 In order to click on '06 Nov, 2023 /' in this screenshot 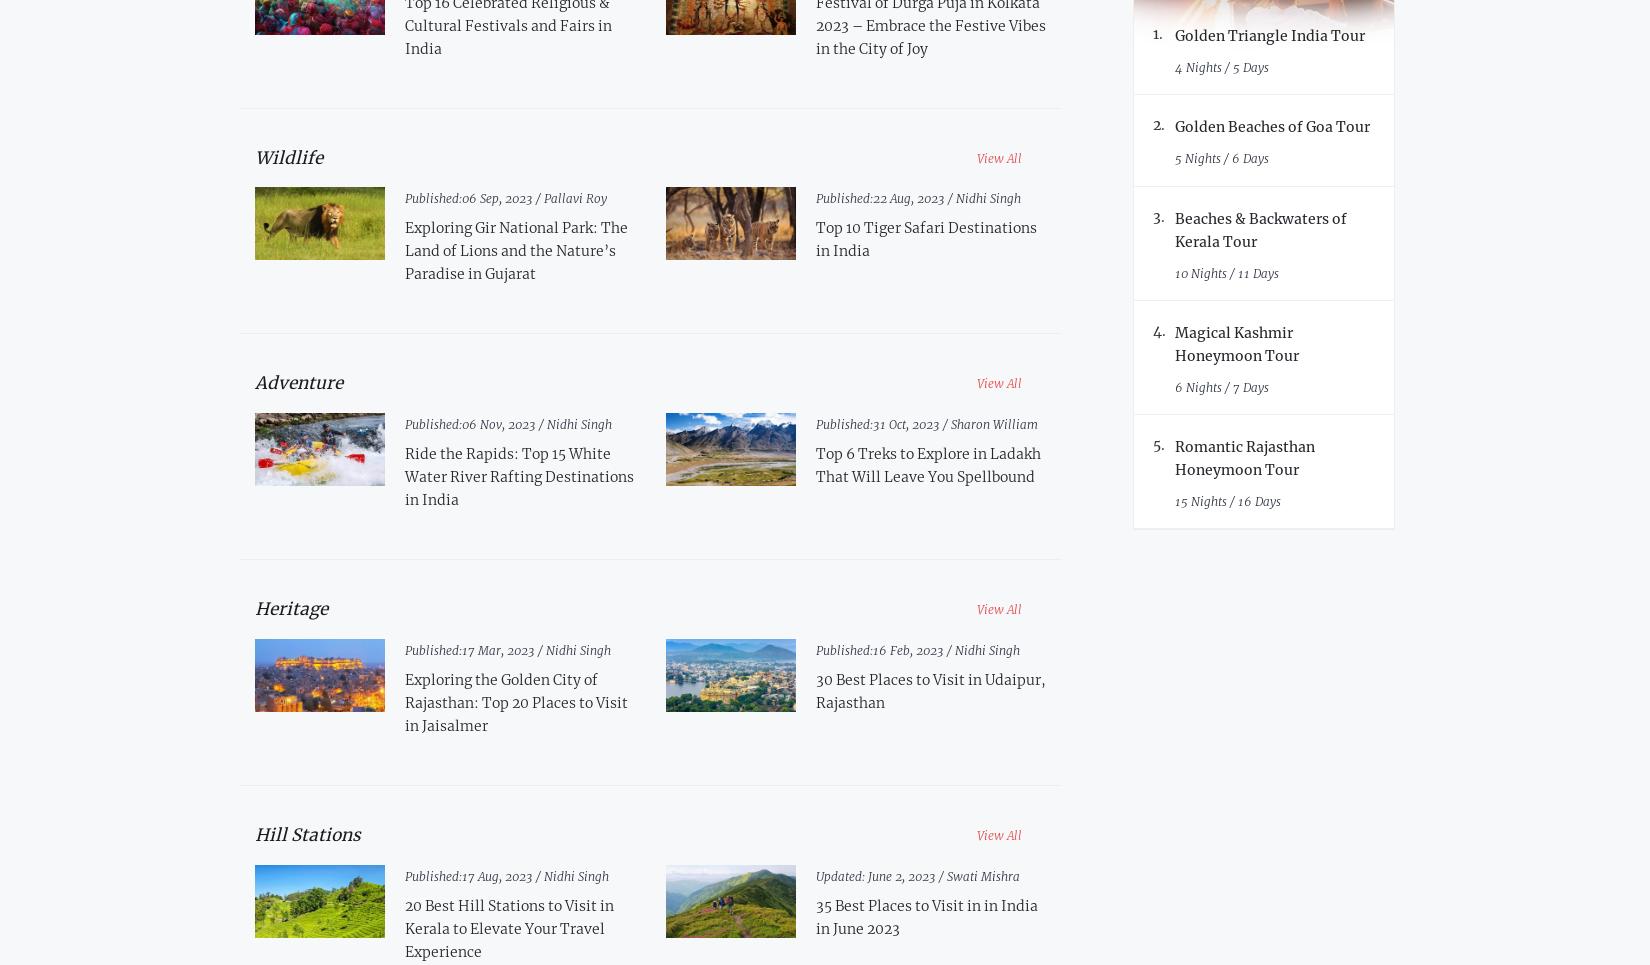, I will do `click(502, 424)`.